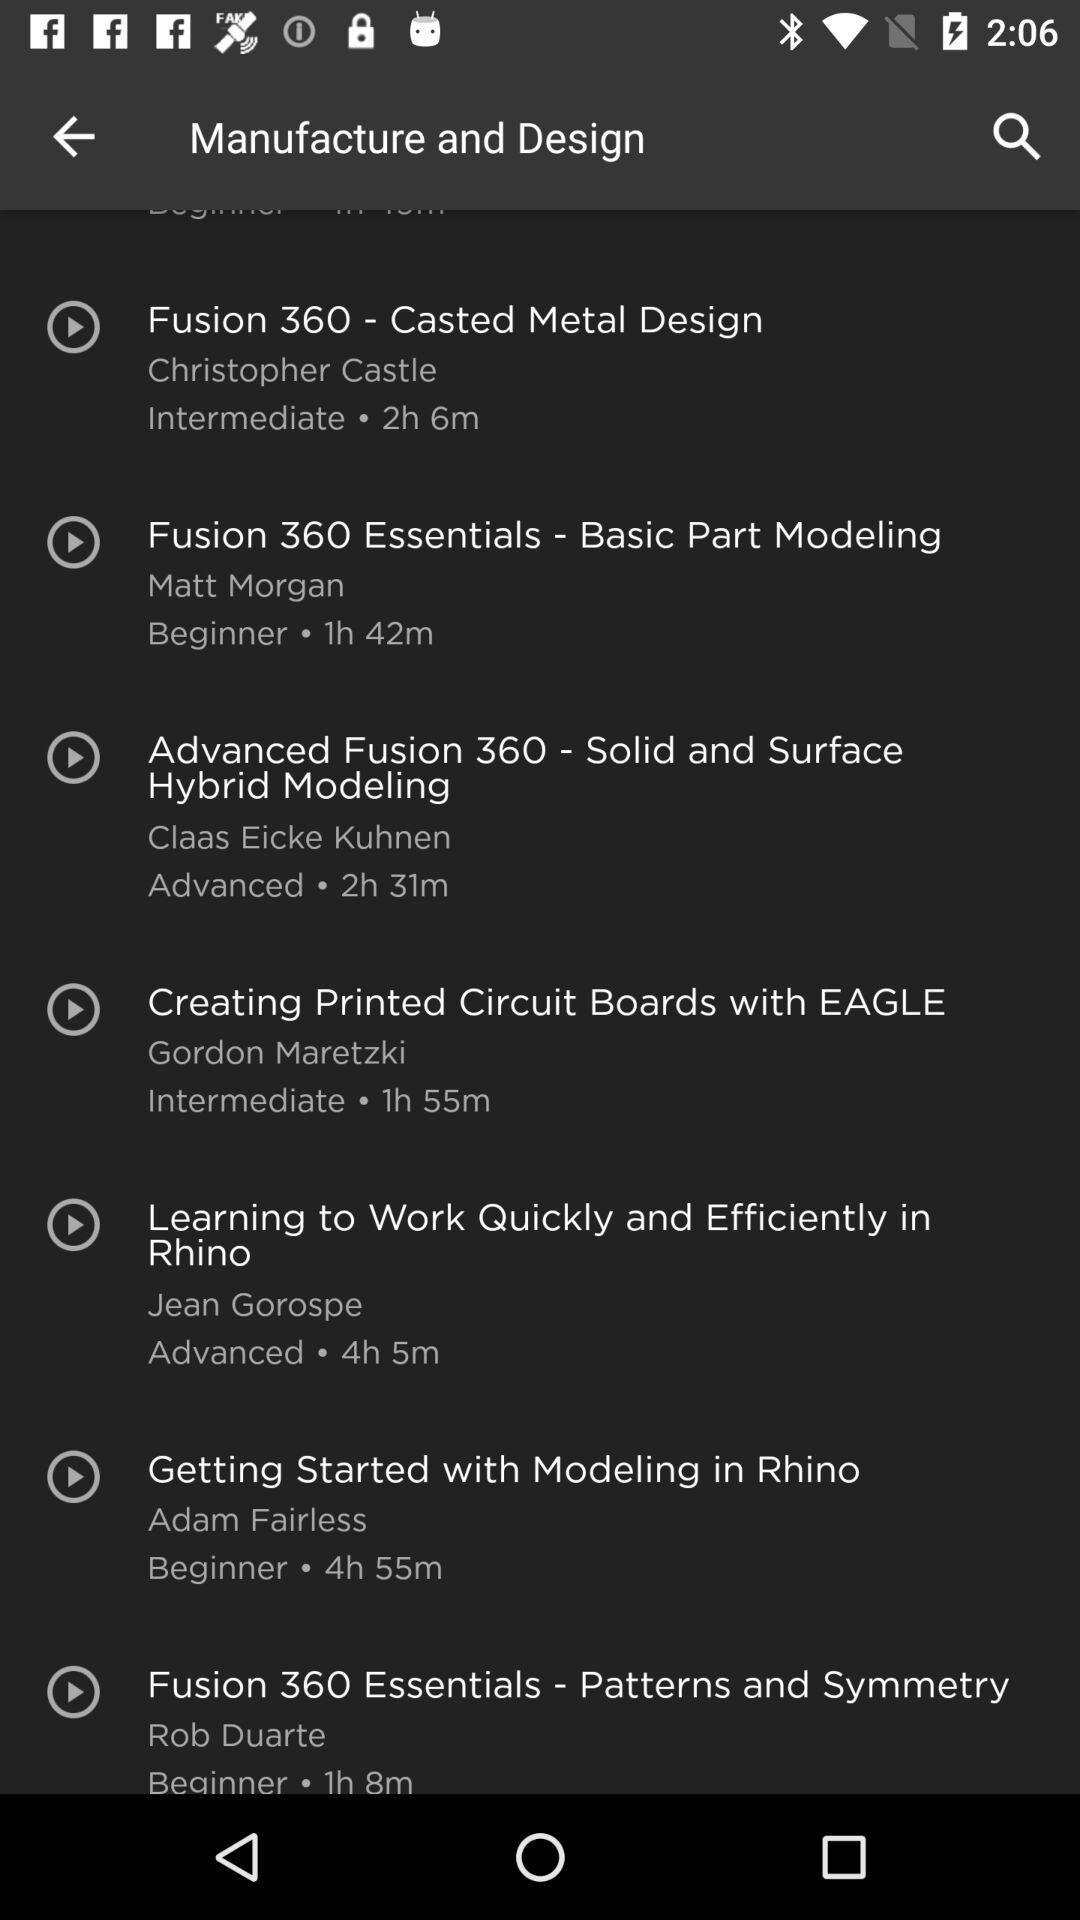 The width and height of the screenshot is (1080, 1920). Describe the element at coordinates (72, 135) in the screenshot. I see `the app to the left of manufacture and design app` at that location.